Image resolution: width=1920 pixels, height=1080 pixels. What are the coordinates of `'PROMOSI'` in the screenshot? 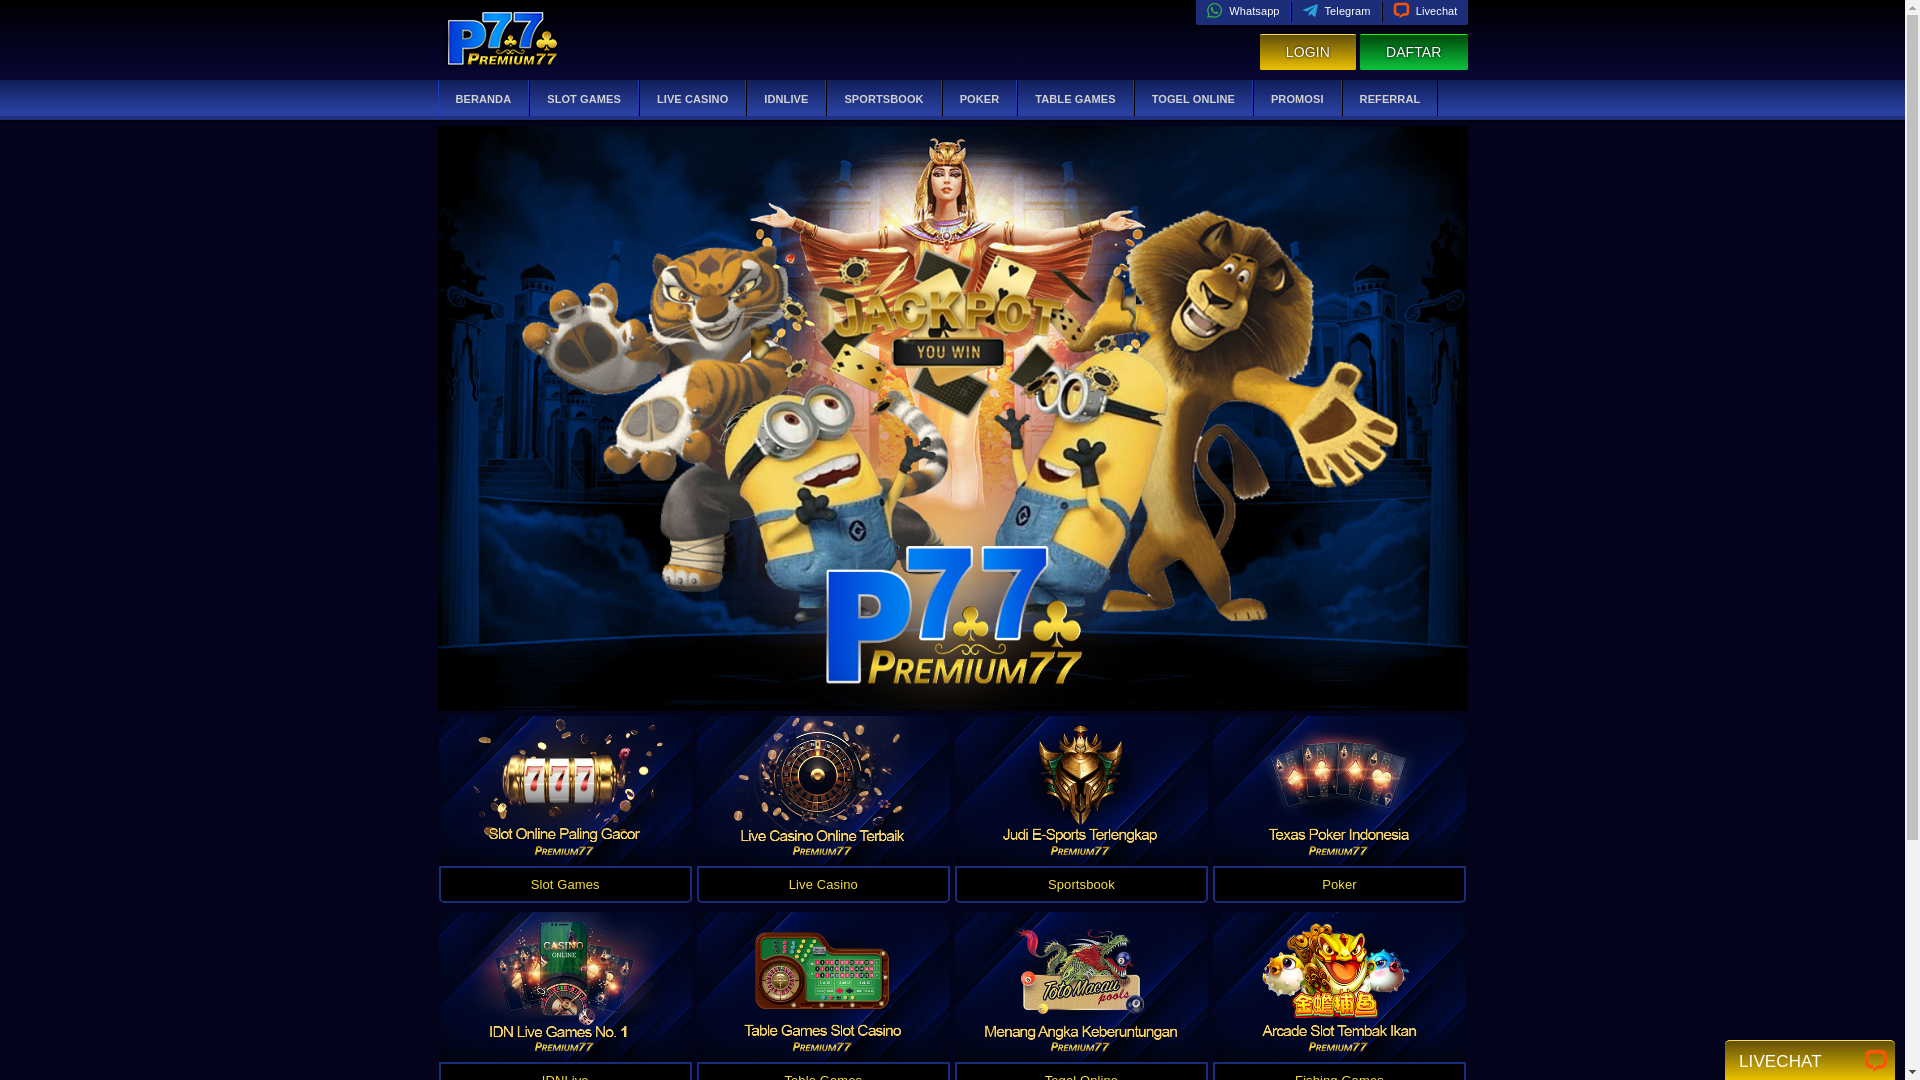 It's located at (1297, 99).